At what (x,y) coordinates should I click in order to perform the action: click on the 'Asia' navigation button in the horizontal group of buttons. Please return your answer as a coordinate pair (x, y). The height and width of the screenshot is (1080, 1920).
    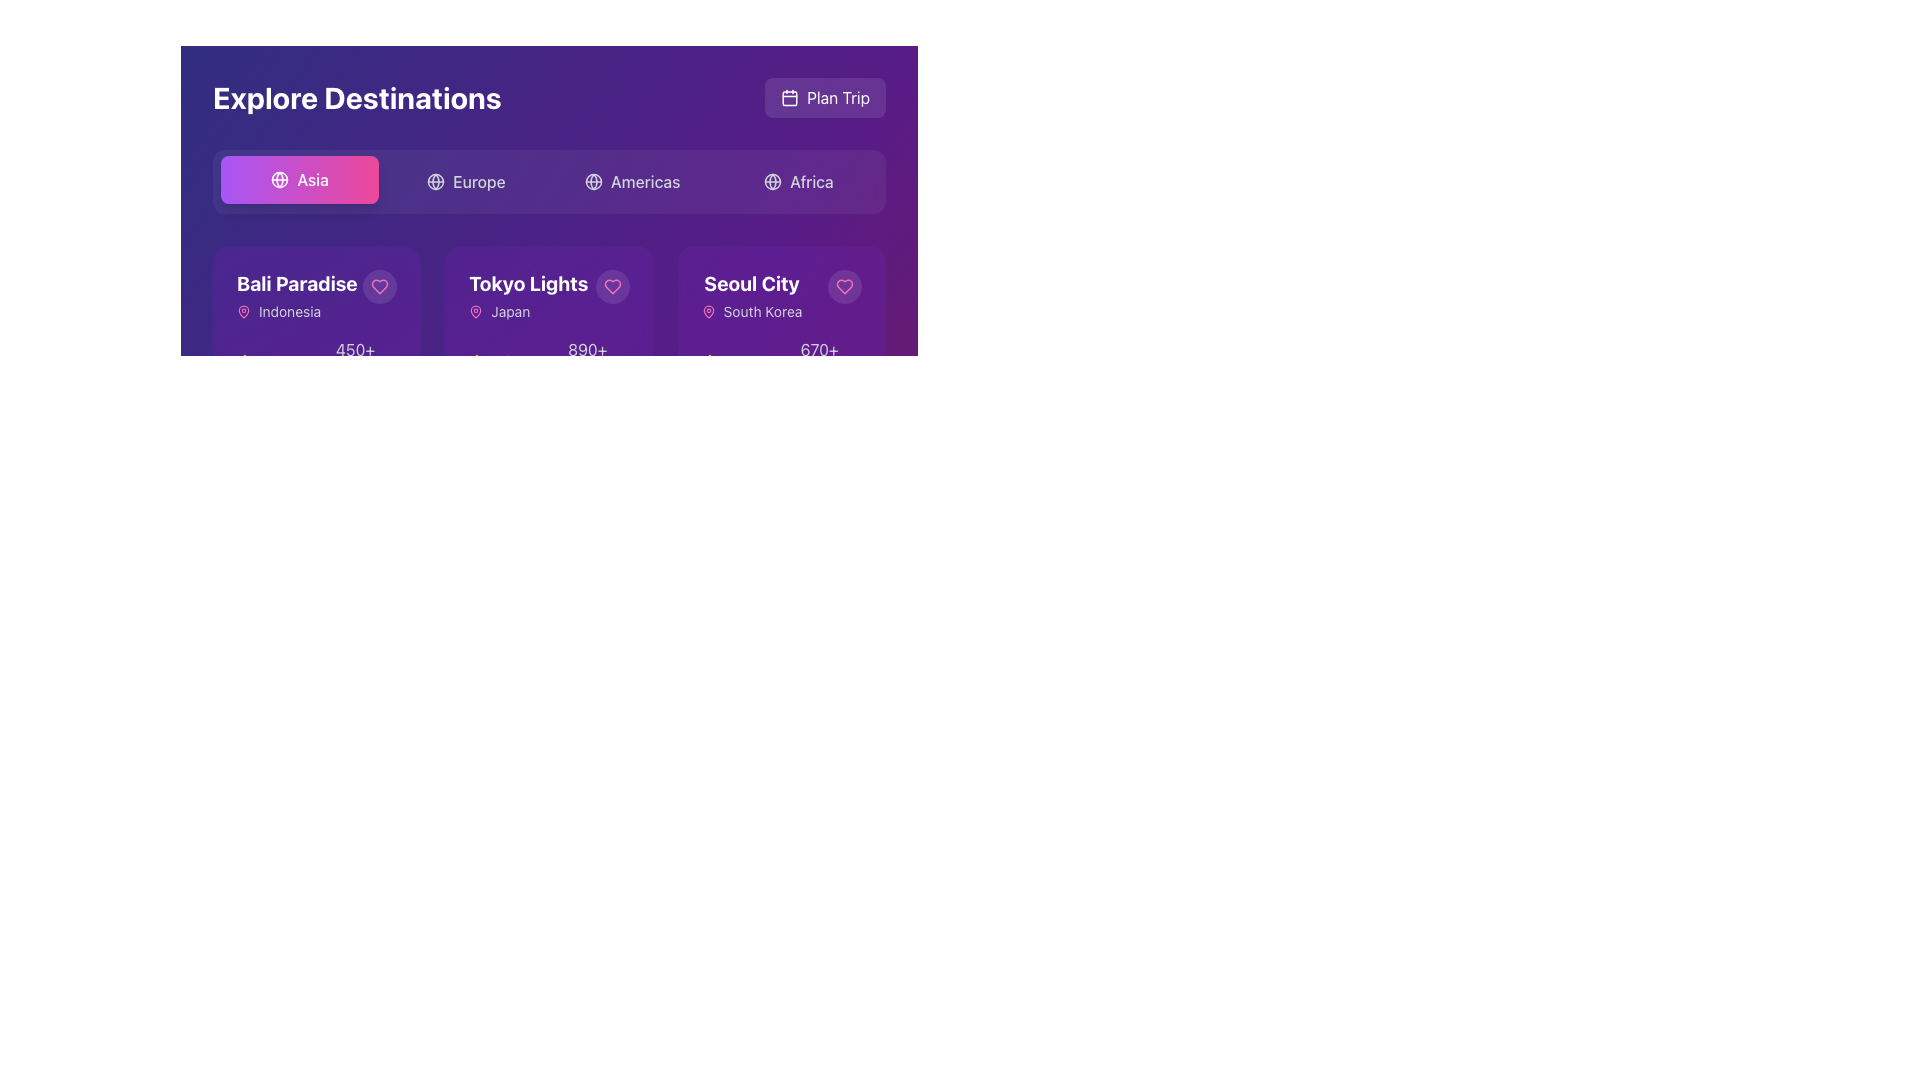
    Looking at the image, I should click on (299, 180).